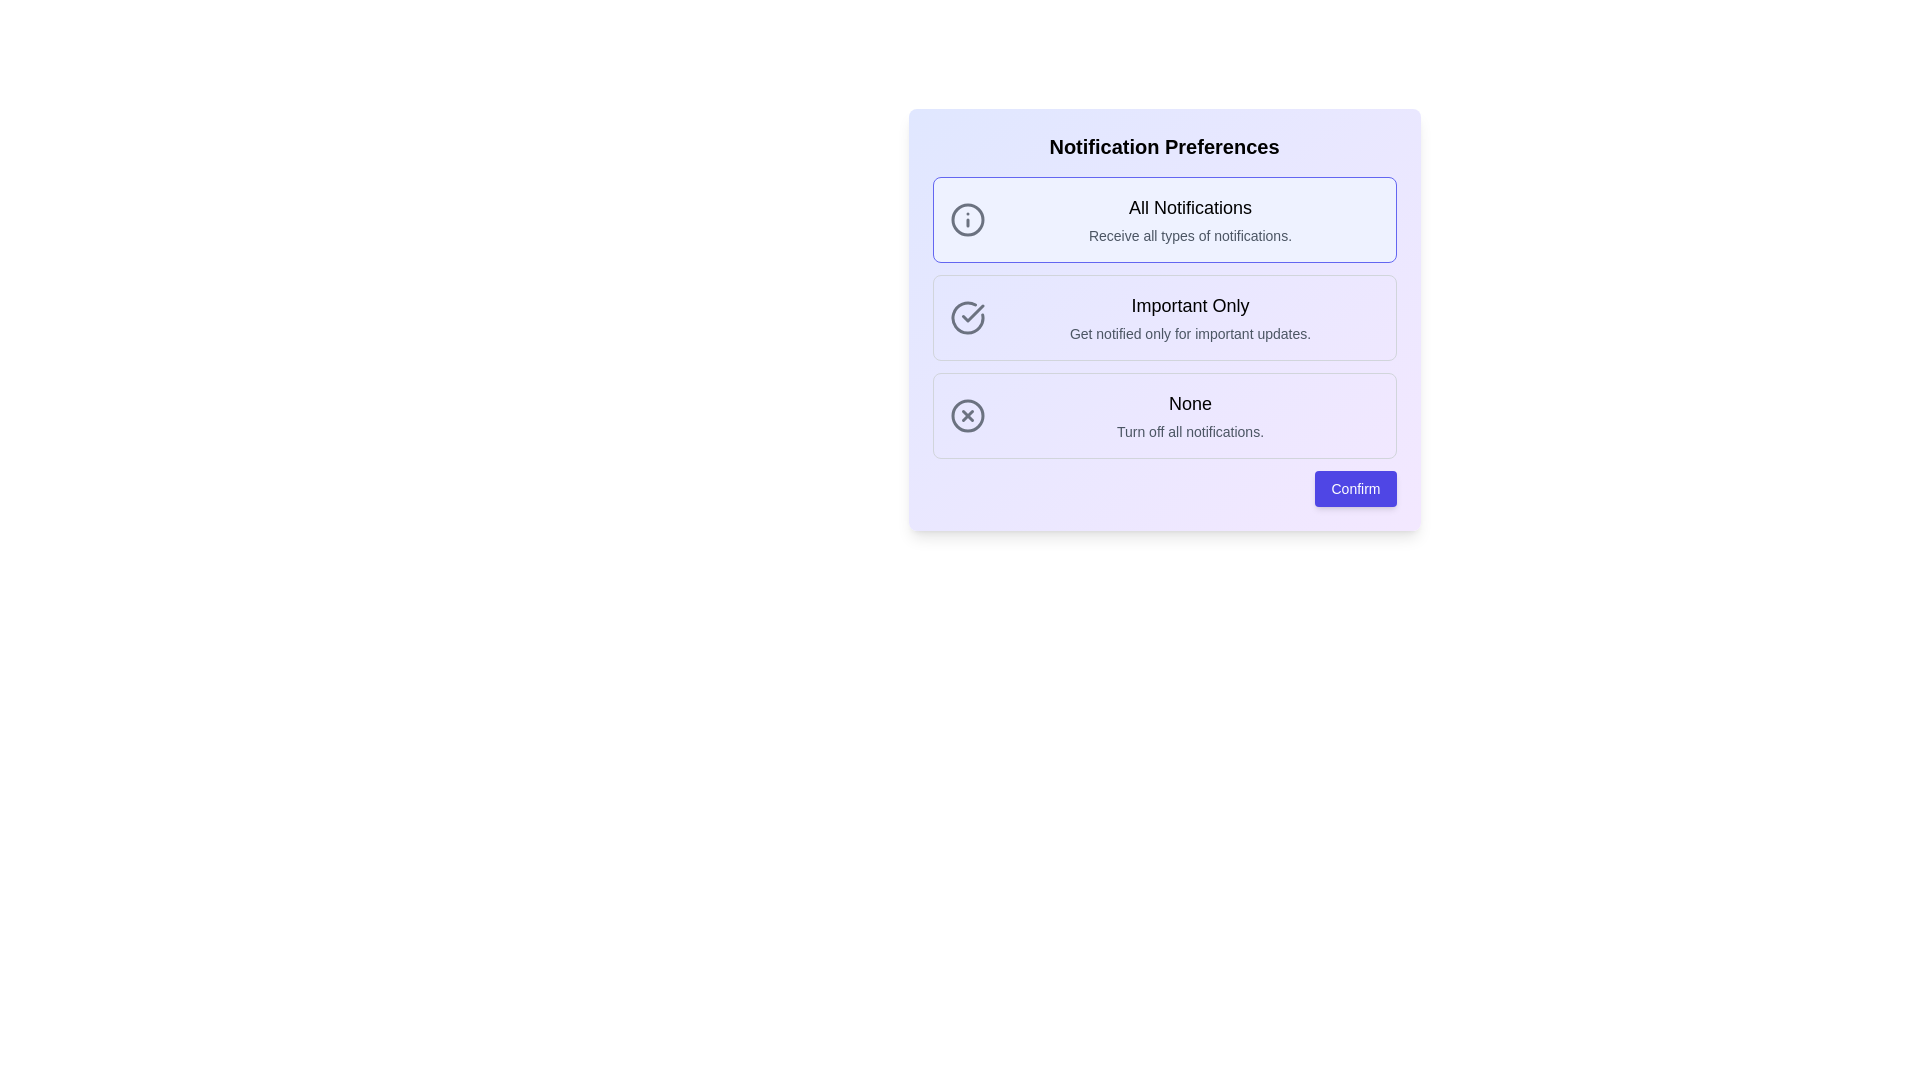 Image resolution: width=1920 pixels, height=1080 pixels. What do you see at coordinates (1190, 234) in the screenshot?
I see `the descriptive text label located below the 'All Notifications' title in the 'Notification Preferences' panel` at bounding box center [1190, 234].